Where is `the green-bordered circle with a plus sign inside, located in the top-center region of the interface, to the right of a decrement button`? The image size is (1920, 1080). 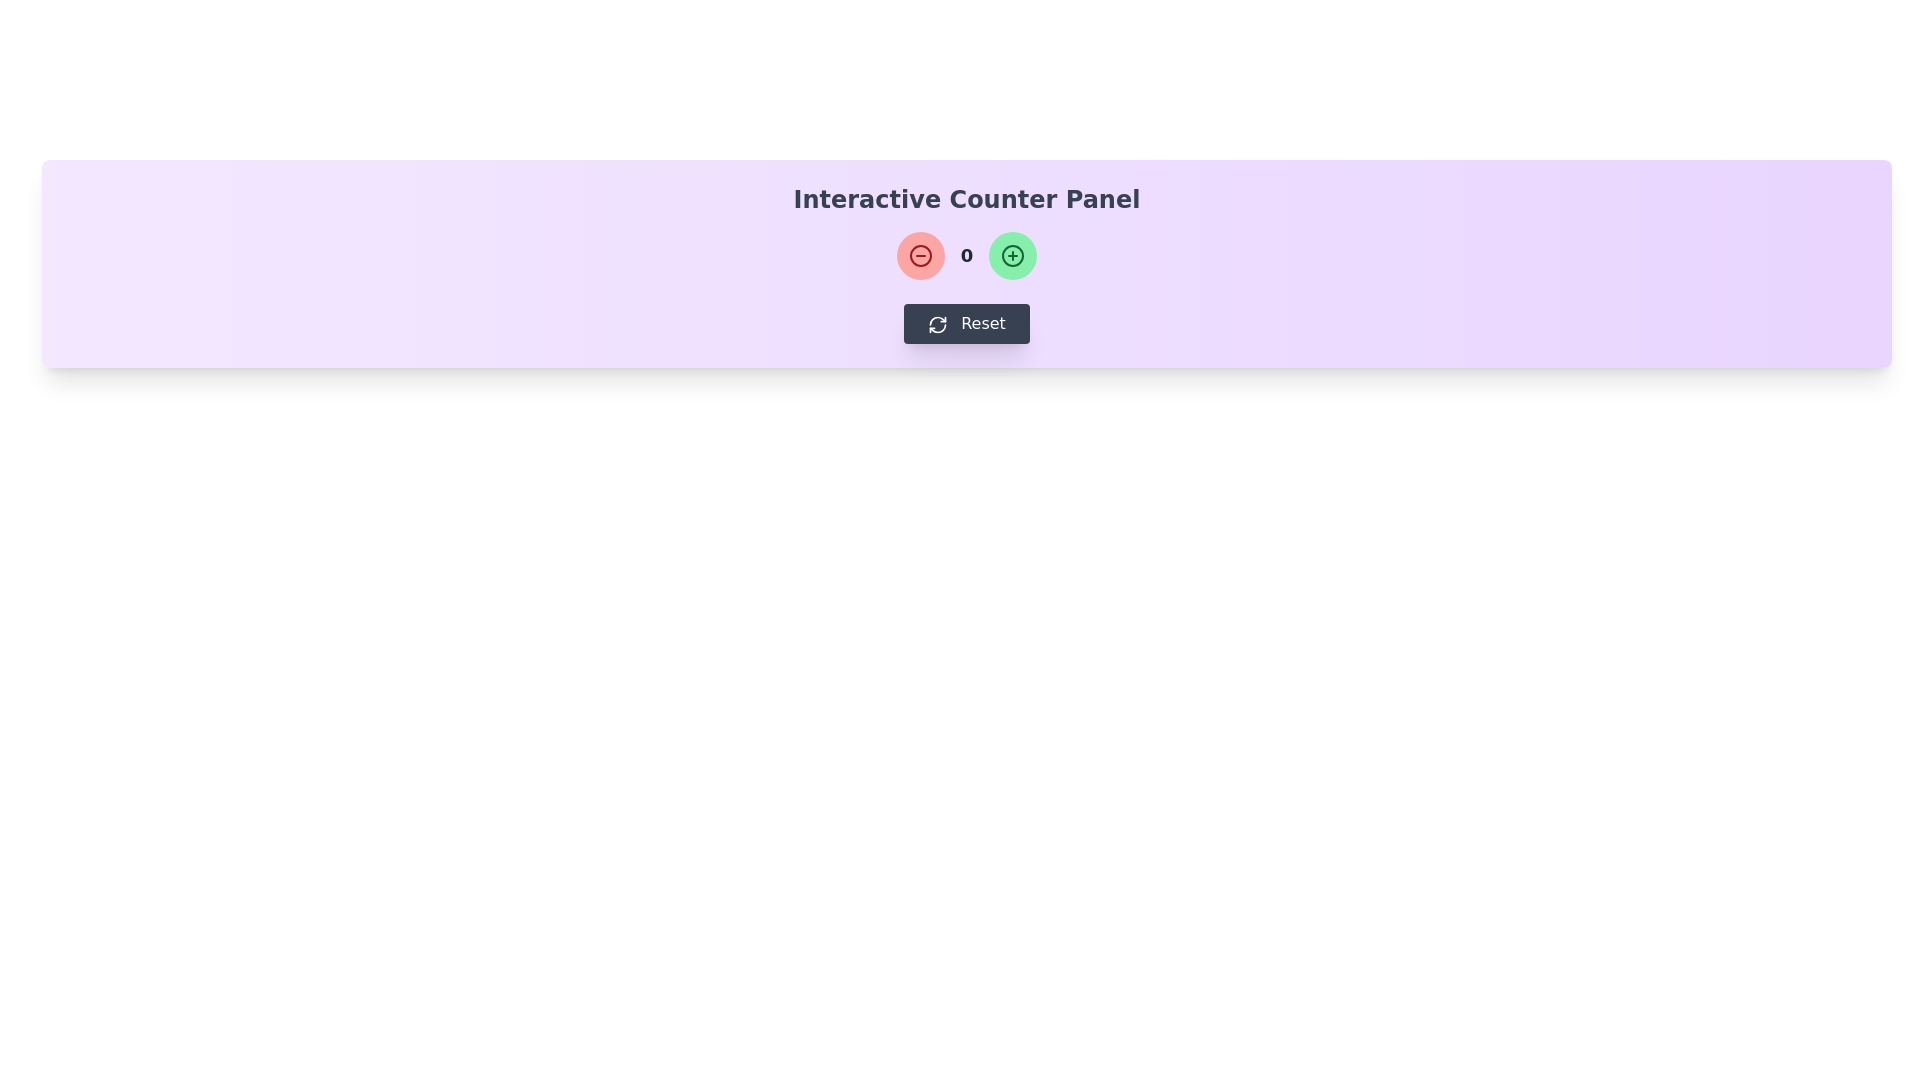 the green-bordered circle with a plus sign inside, located in the top-center region of the interface, to the right of a decrement button is located at coordinates (1013, 254).